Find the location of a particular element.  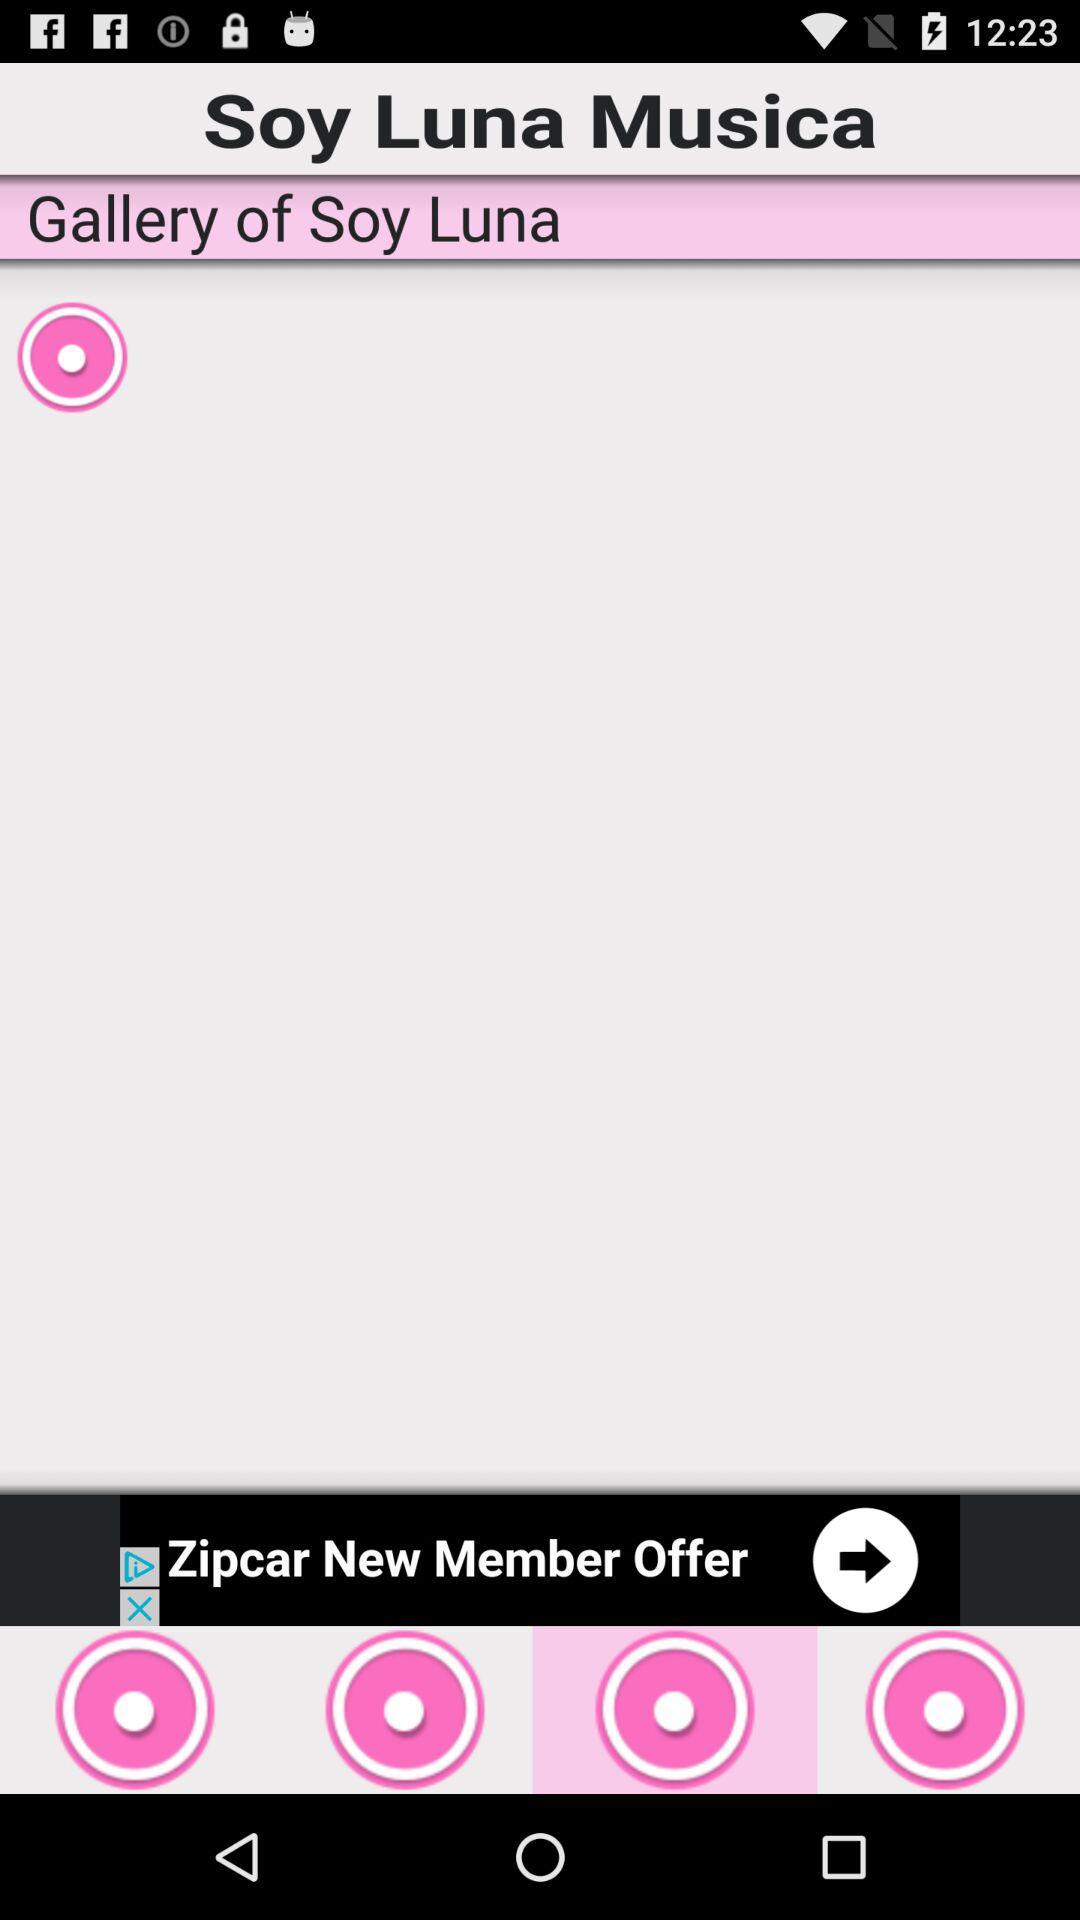

advertisement is located at coordinates (540, 1559).